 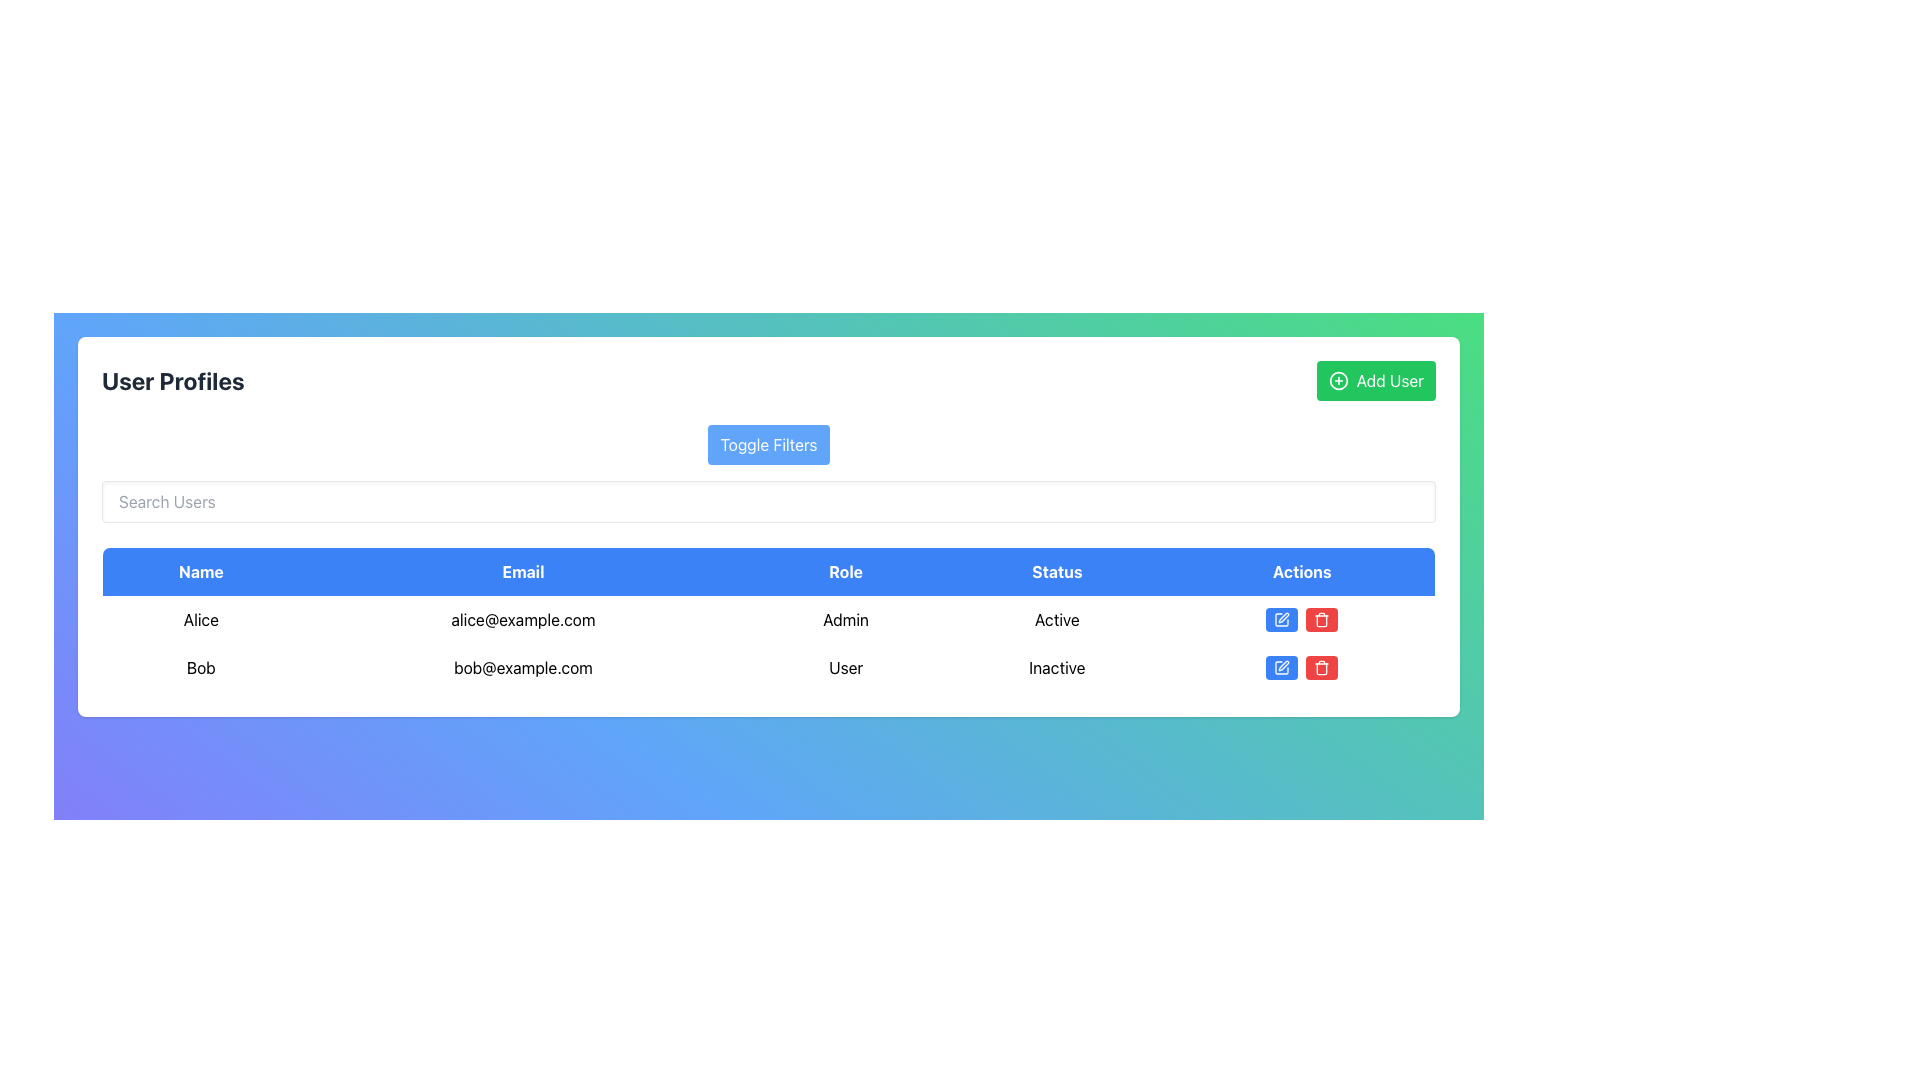 What do you see at coordinates (1056, 668) in the screenshot?
I see `the 'Inactive' status text label located in the second row of the table, specifically in the 'Status' column` at bounding box center [1056, 668].